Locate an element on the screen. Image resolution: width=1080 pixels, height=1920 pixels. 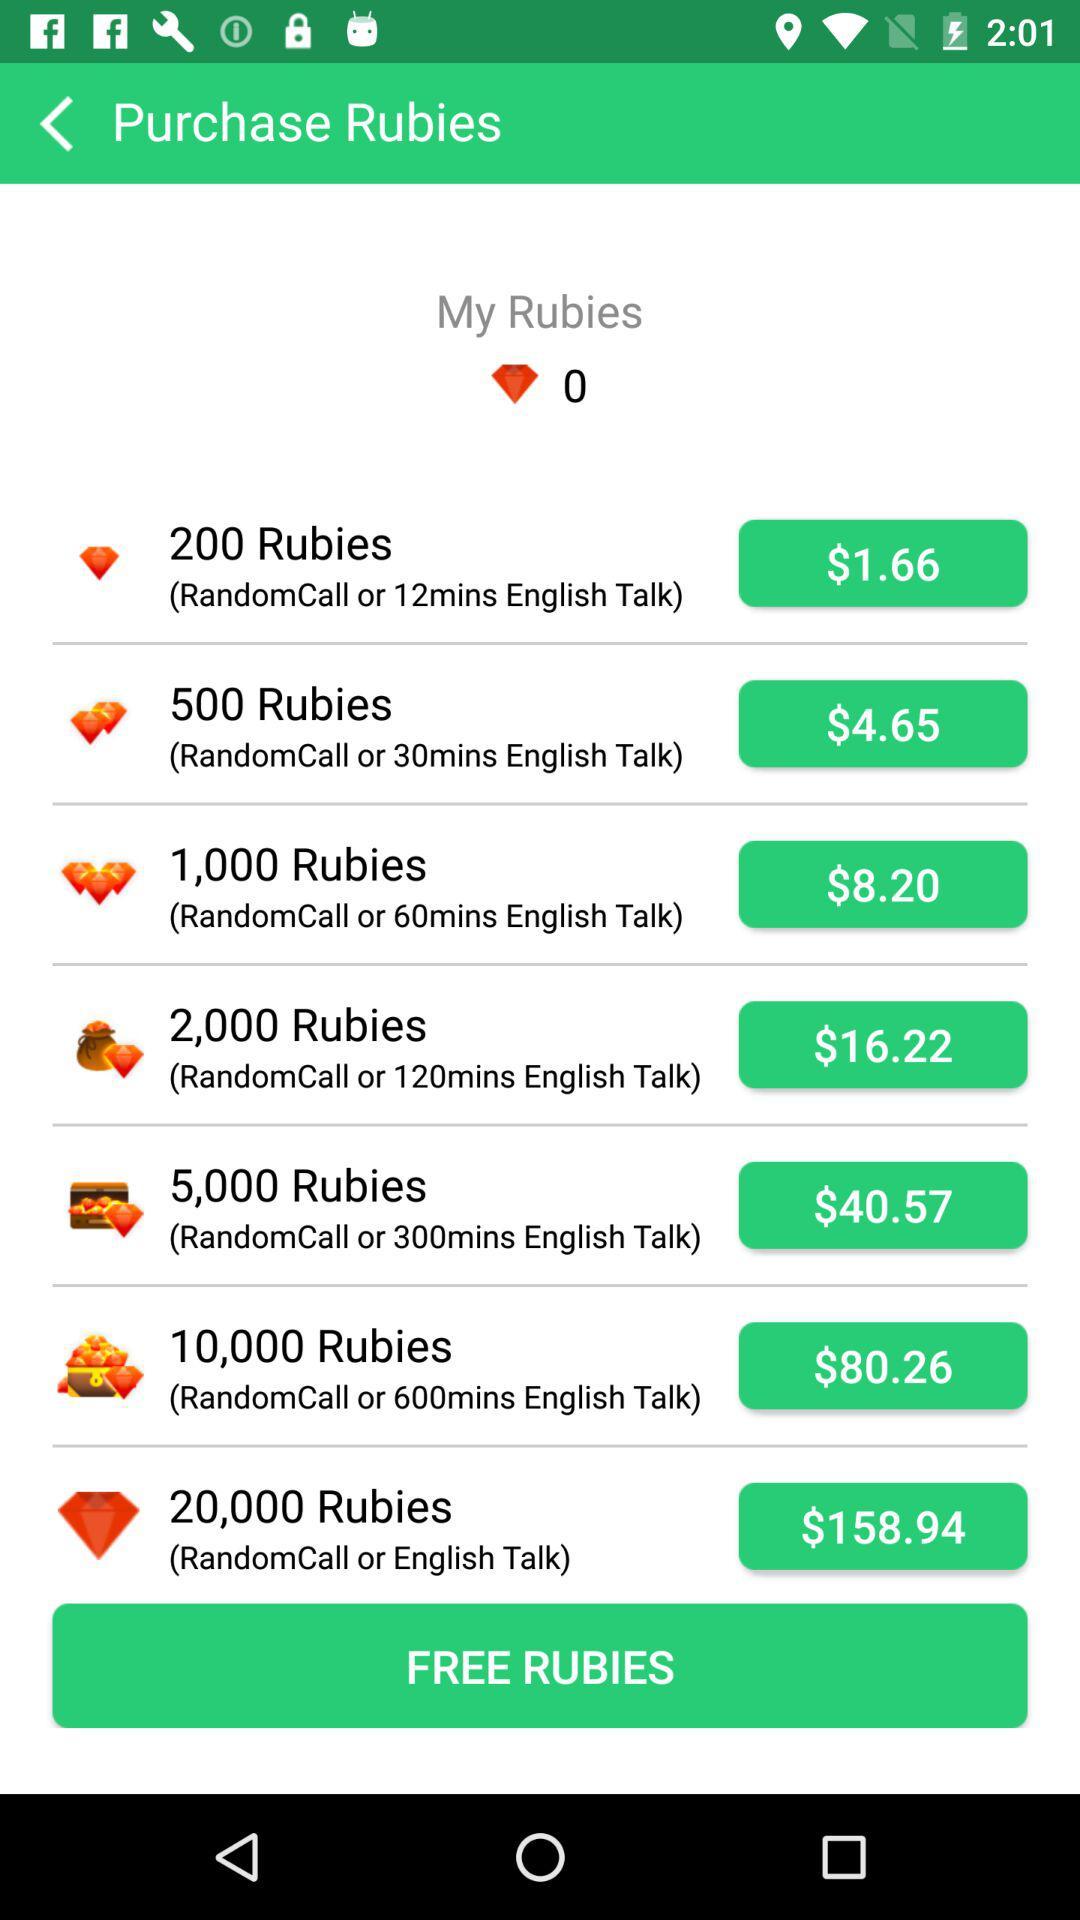
the app next to randomcall or 12mins icon is located at coordinates (882, 562).